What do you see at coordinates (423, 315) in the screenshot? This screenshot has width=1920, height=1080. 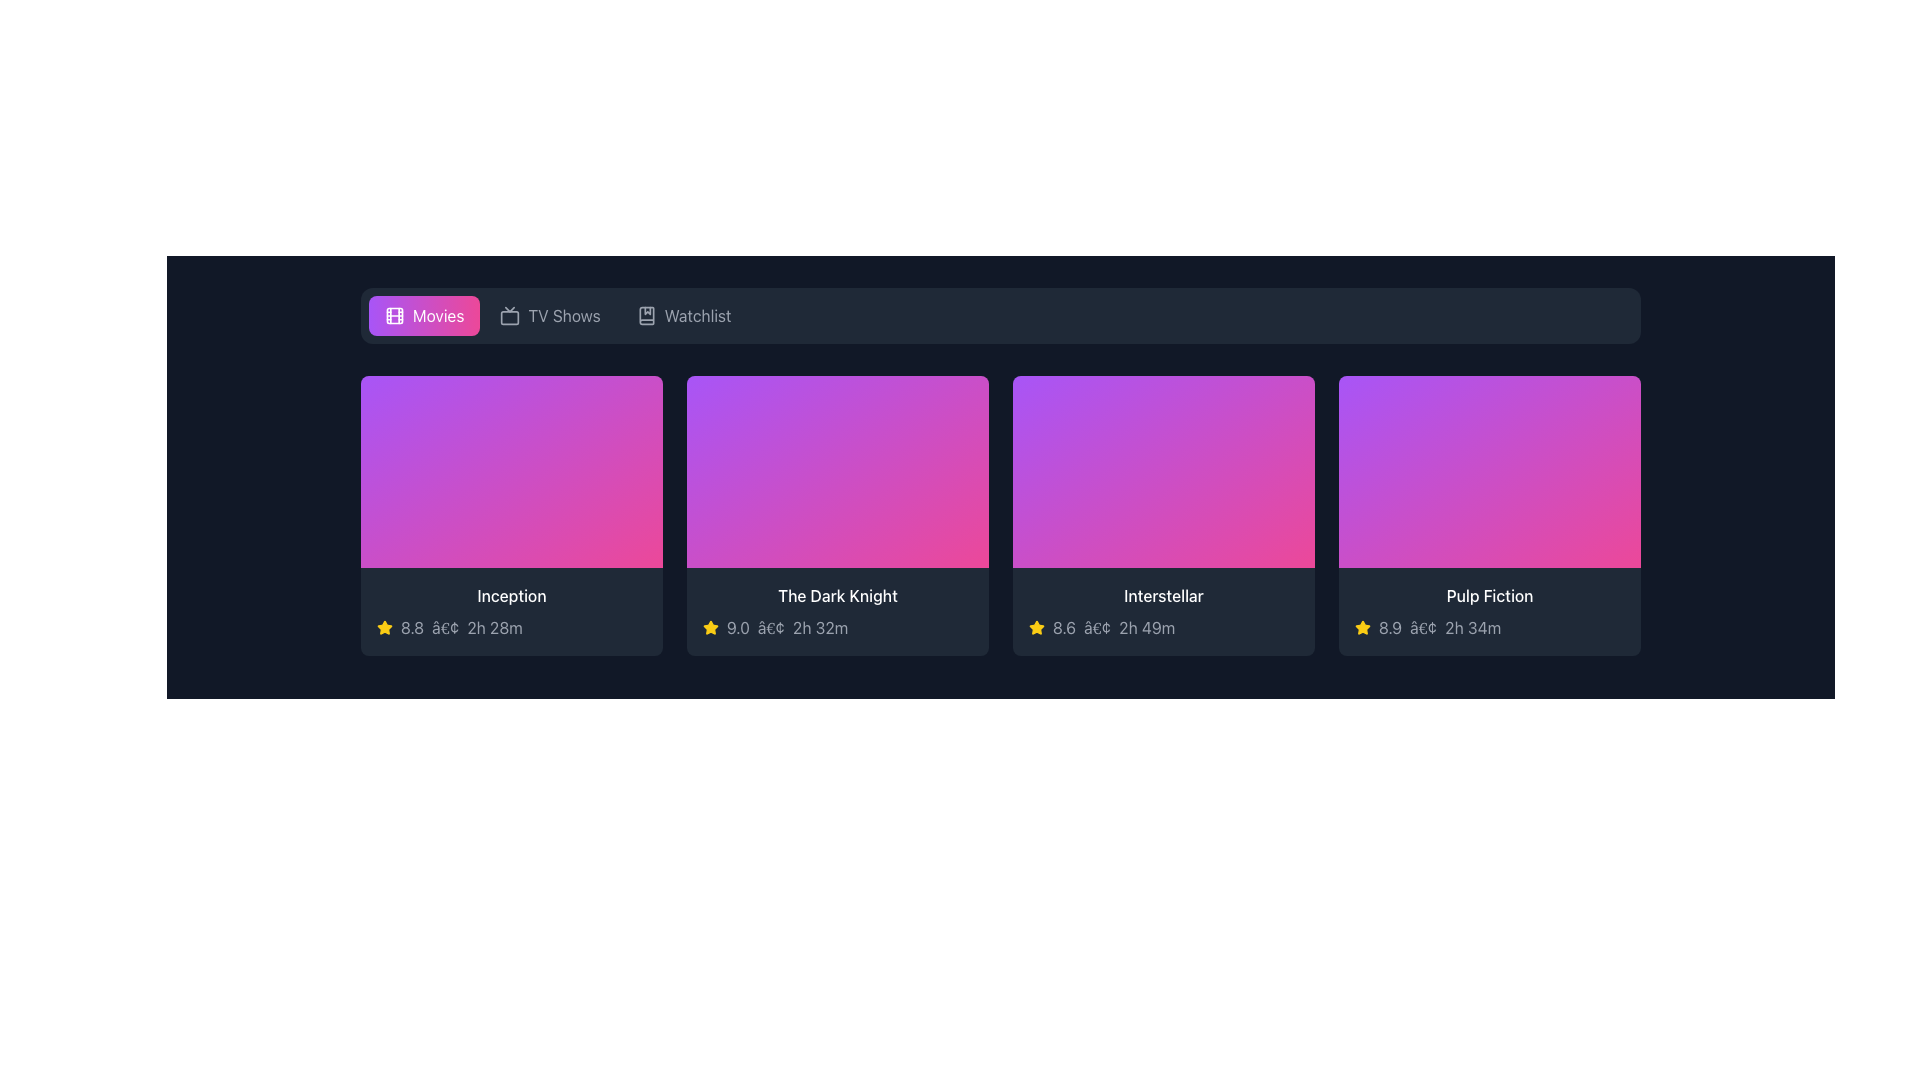 I see `the first button in the navigation bar which leads to the 'Movies' section` at bounding box center [423, 315].